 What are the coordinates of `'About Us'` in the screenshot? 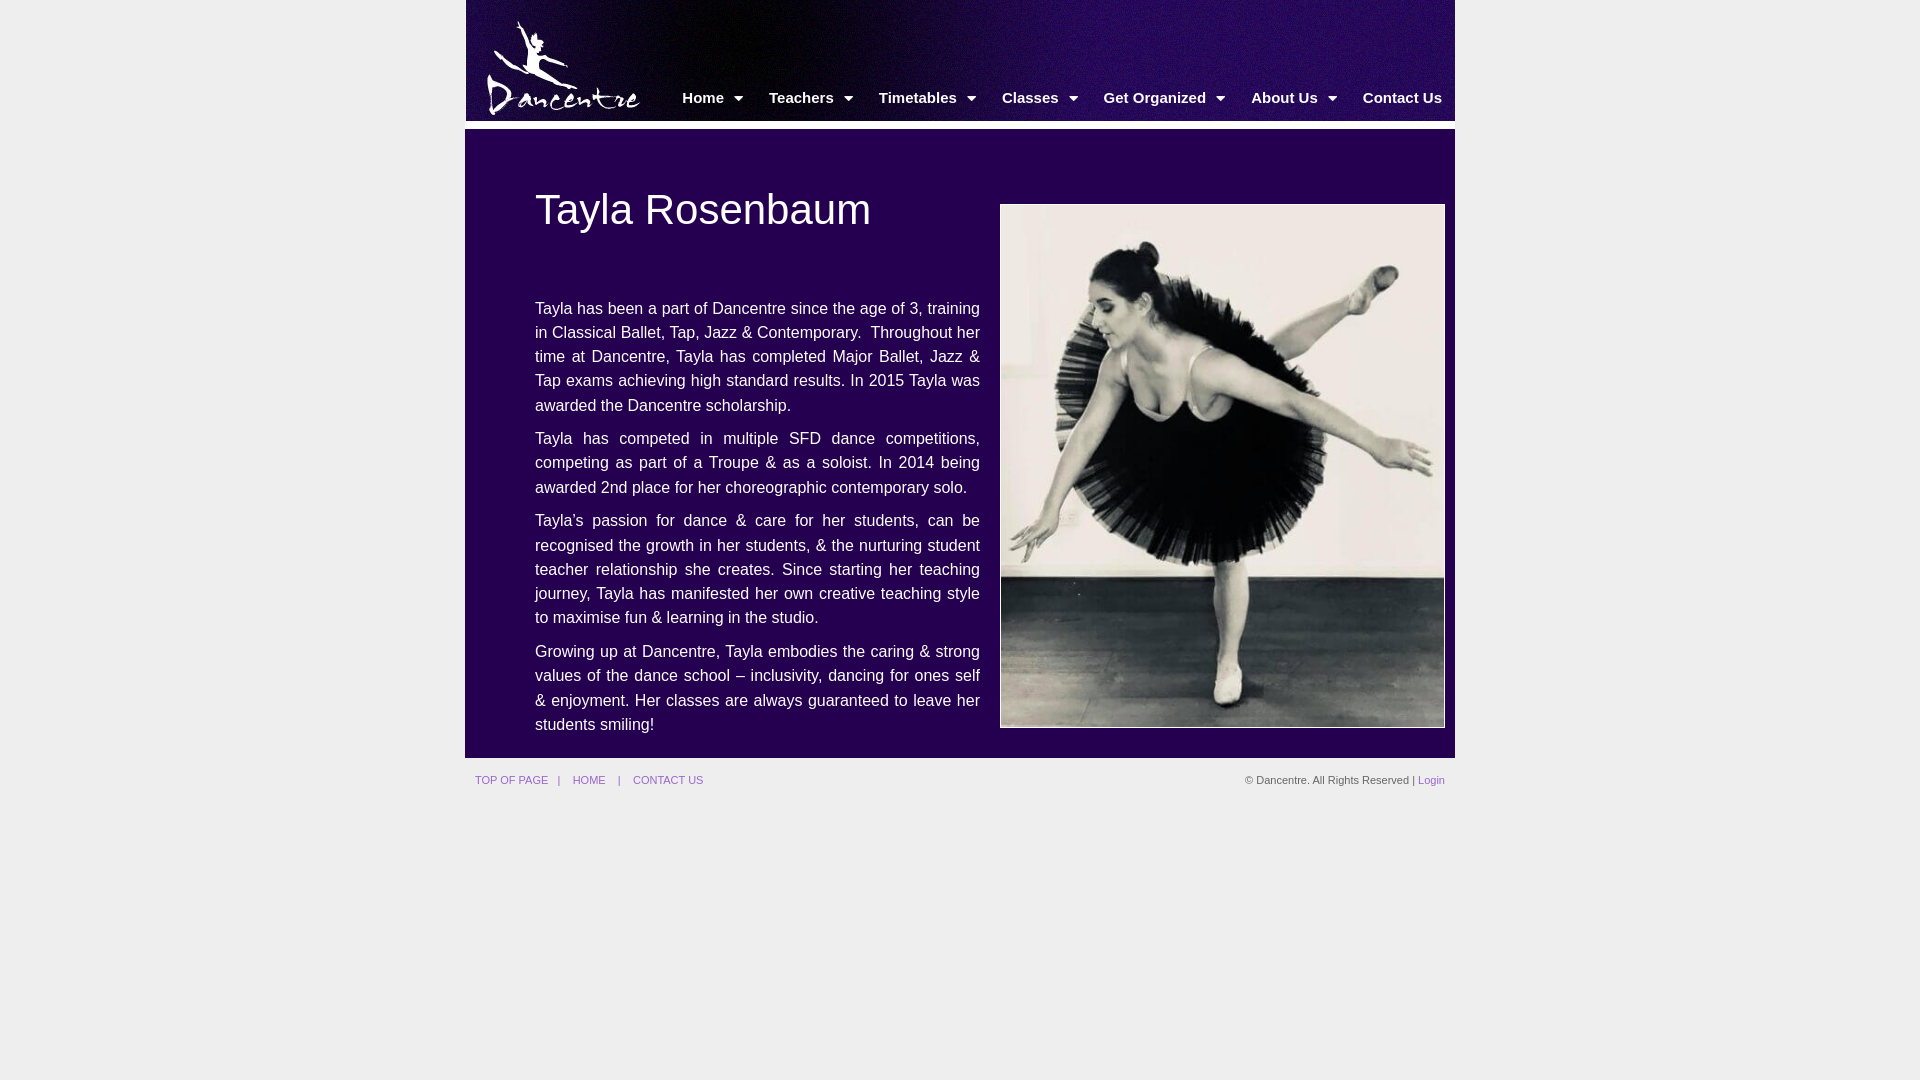 It's located at (1294, 97).